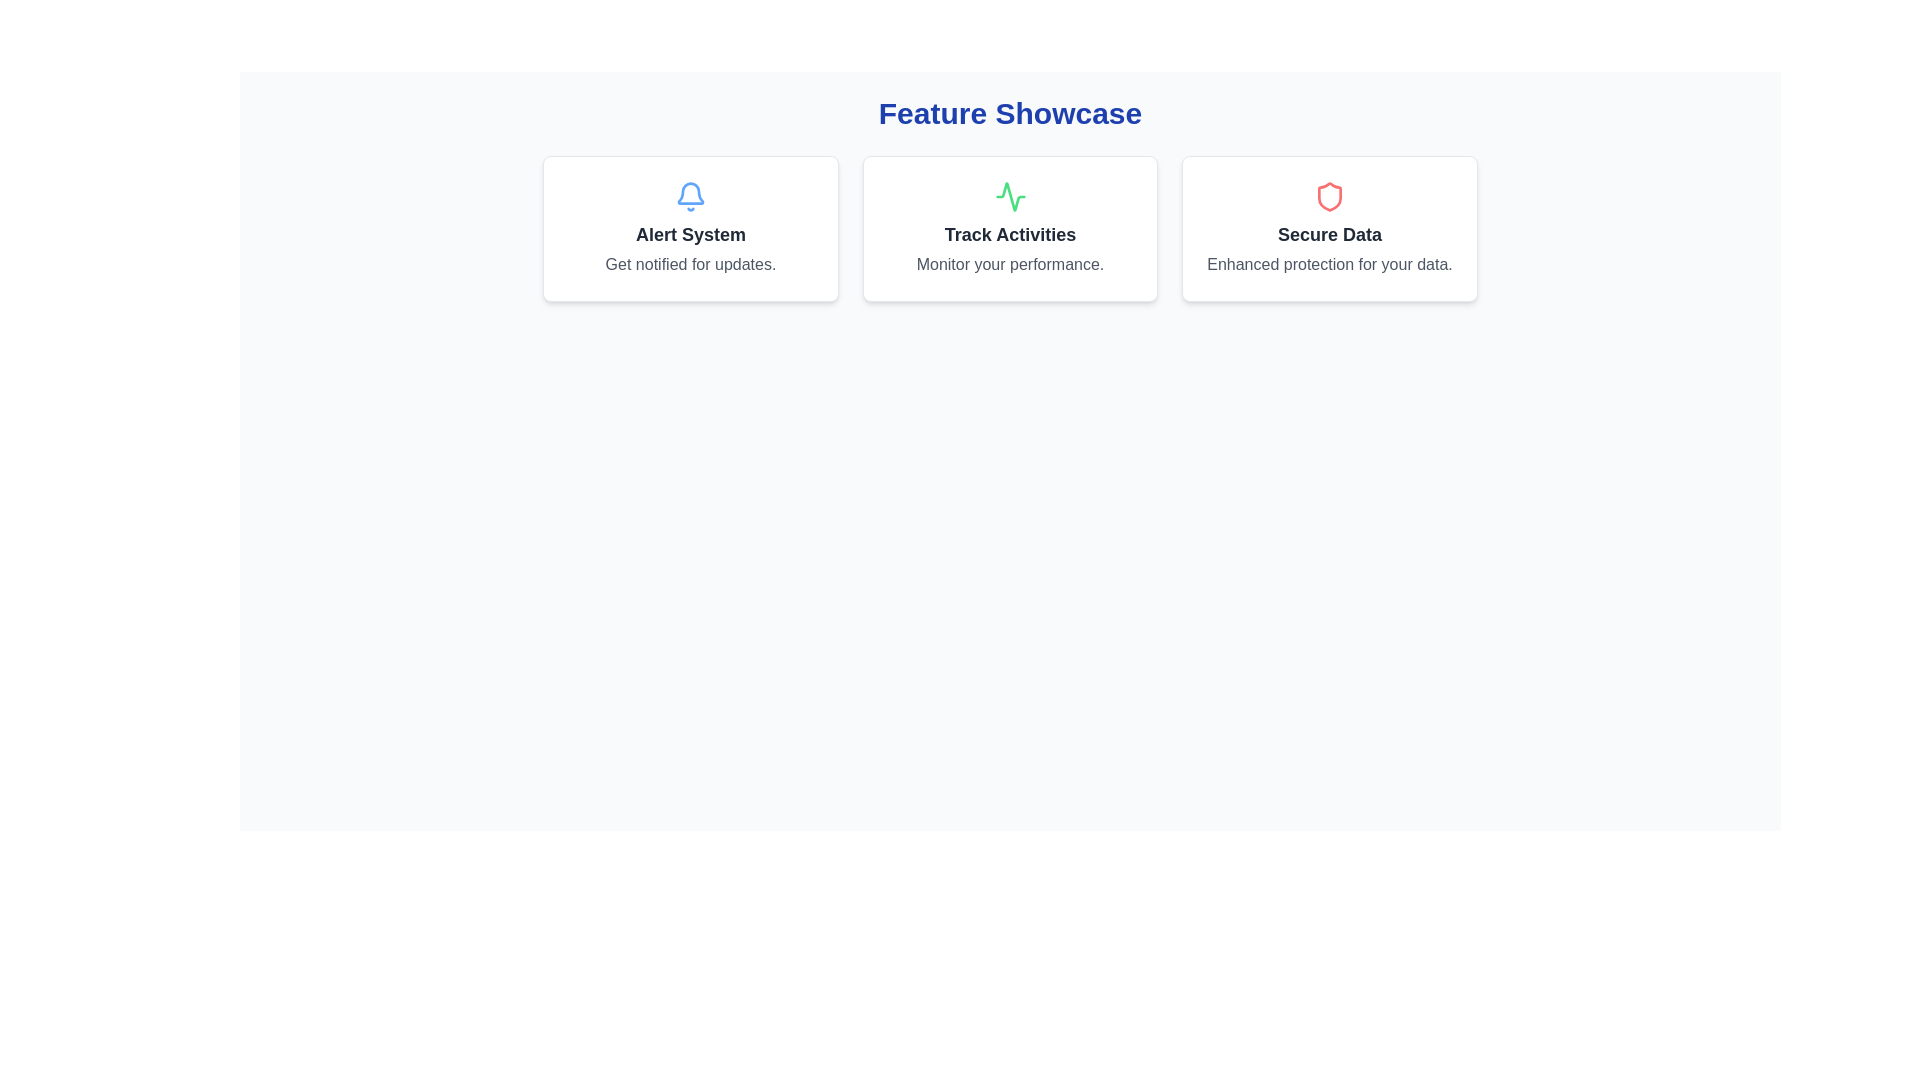  What do you see at coordinates (1010, 196) in the screenshot?
I see `the green line graph icon located in the middle feature card of a triplet layout, which is positioned directly above the 'Track Activities' heading text` at bounding box center [1010, 196].